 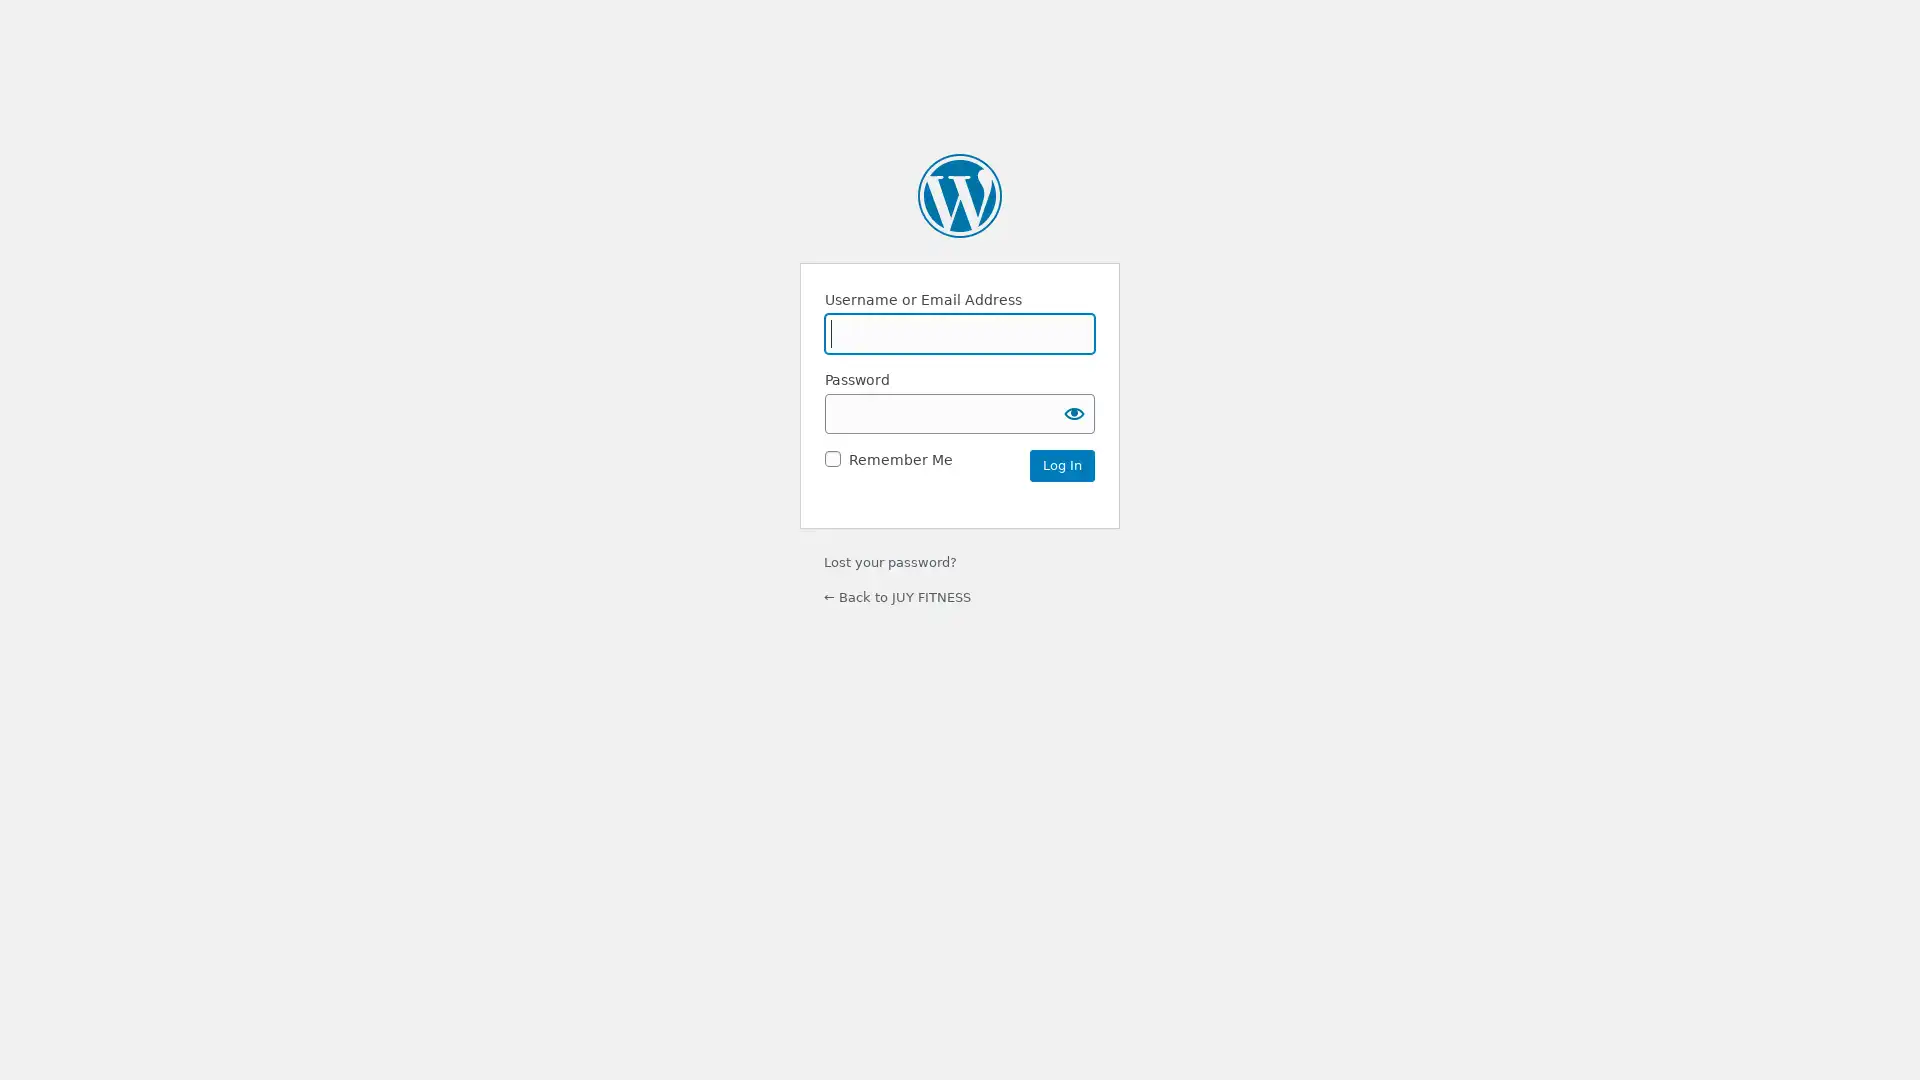 I want to click on Show password, so click(x=1074, y=411).